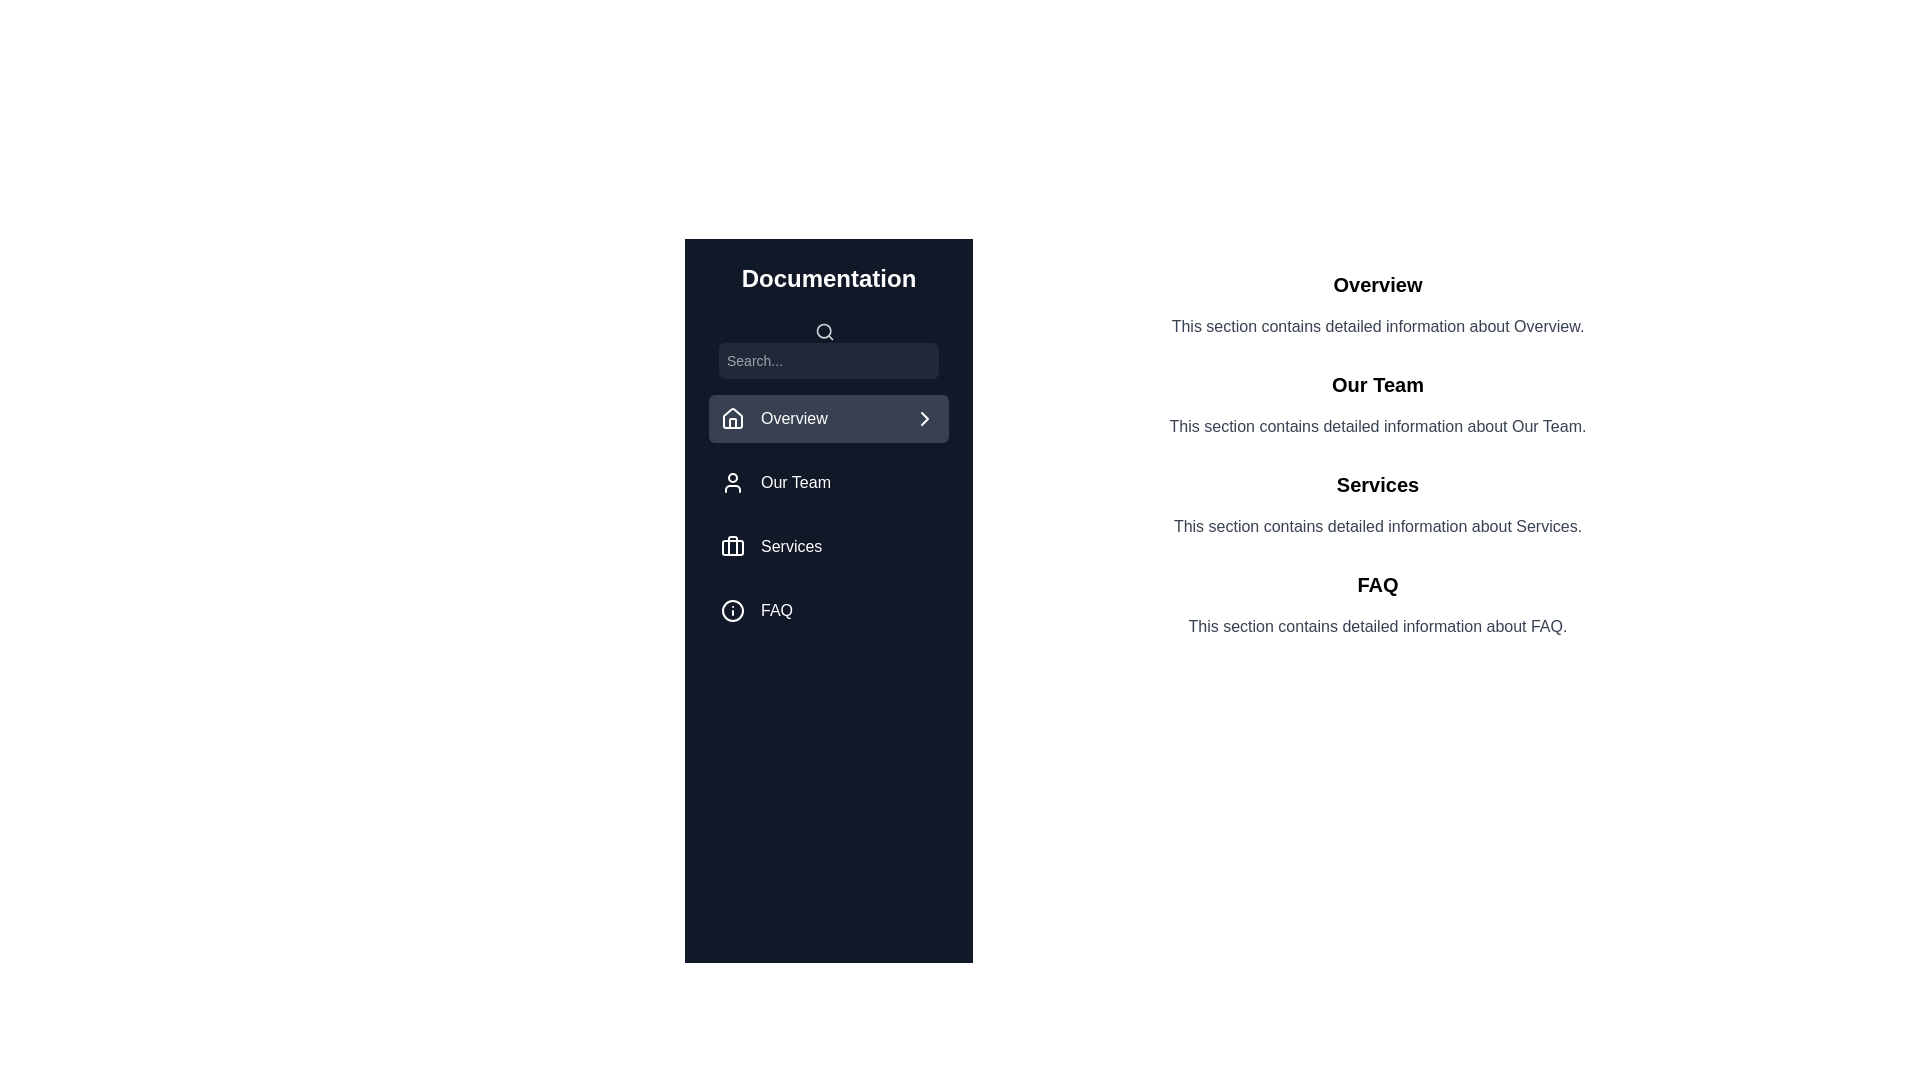  Describe the element at coordinates (732, 547) in the screenshot. I see `briefcase icon located to the left of the 'Services' label in the sidebar menu for details` at that location.